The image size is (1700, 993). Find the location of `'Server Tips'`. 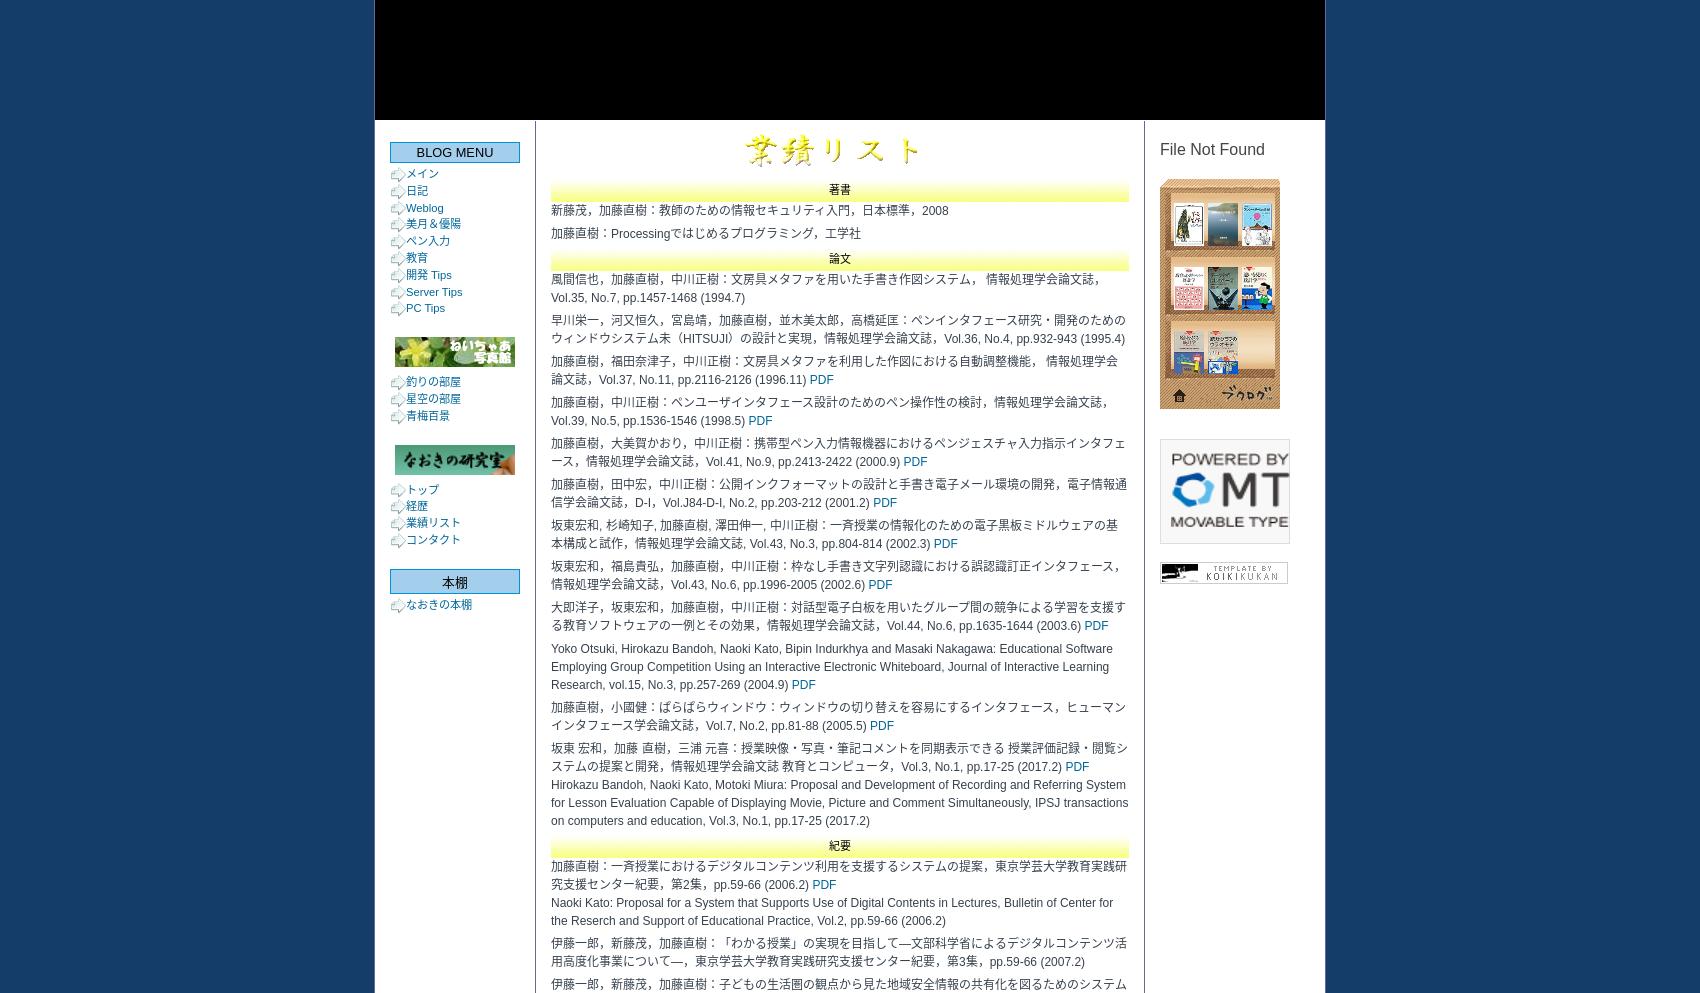

'Server Tips' is located at coordinates (434, 291).